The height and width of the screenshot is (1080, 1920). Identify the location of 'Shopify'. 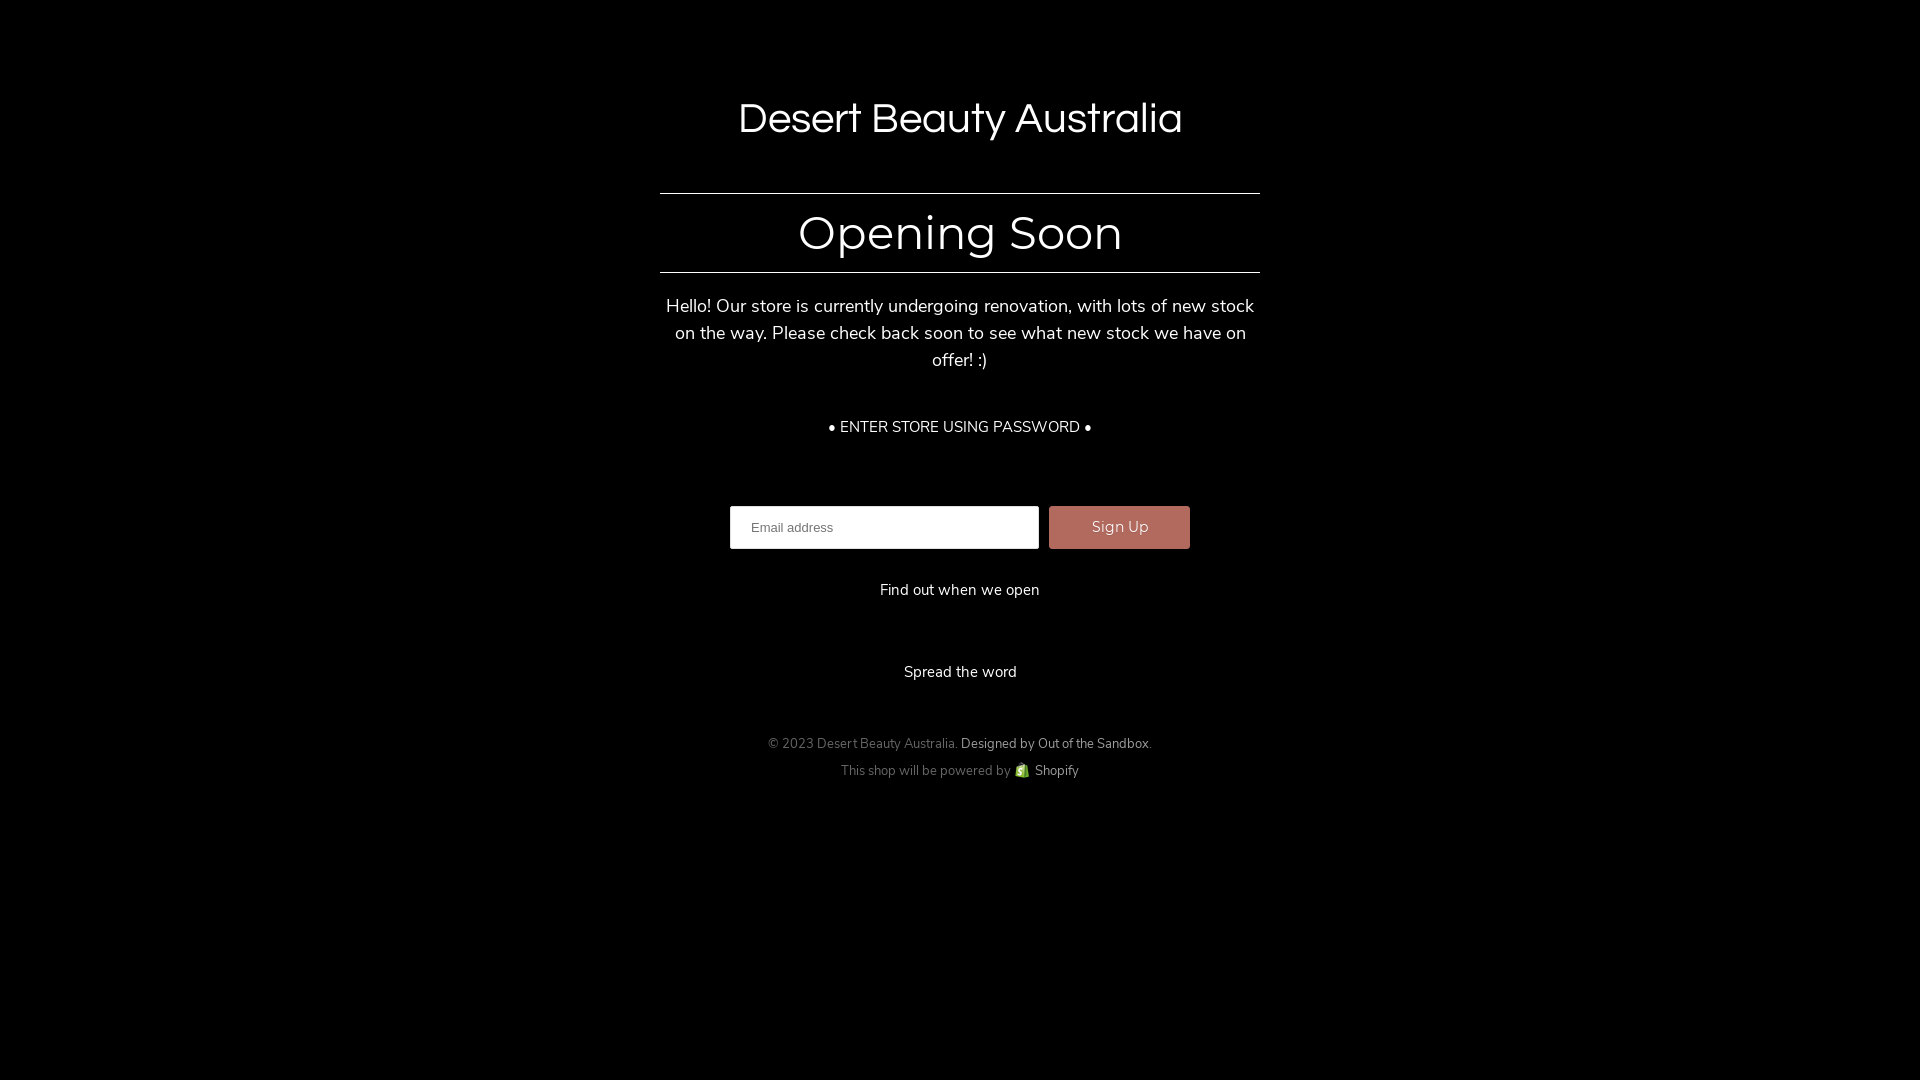
(1045, 770).